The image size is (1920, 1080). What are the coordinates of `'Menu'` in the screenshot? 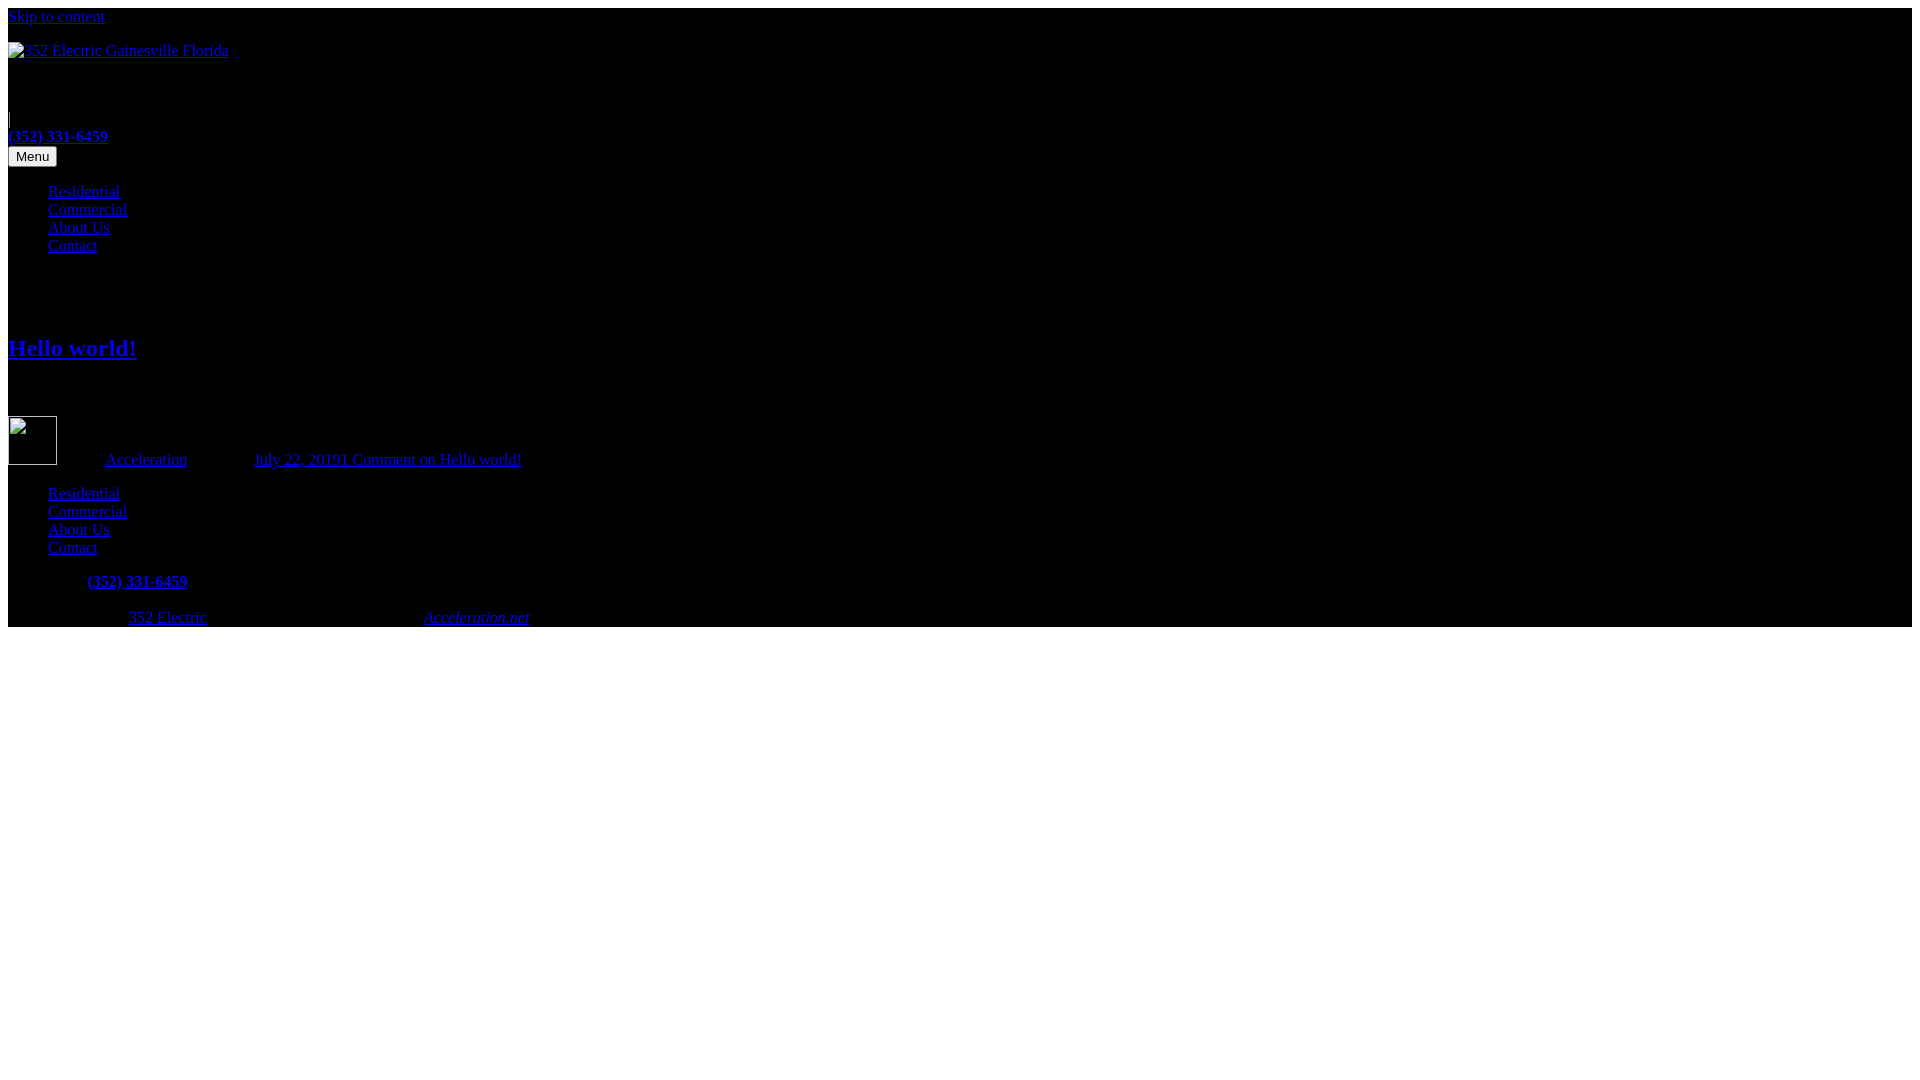 It's located at (32, 155).